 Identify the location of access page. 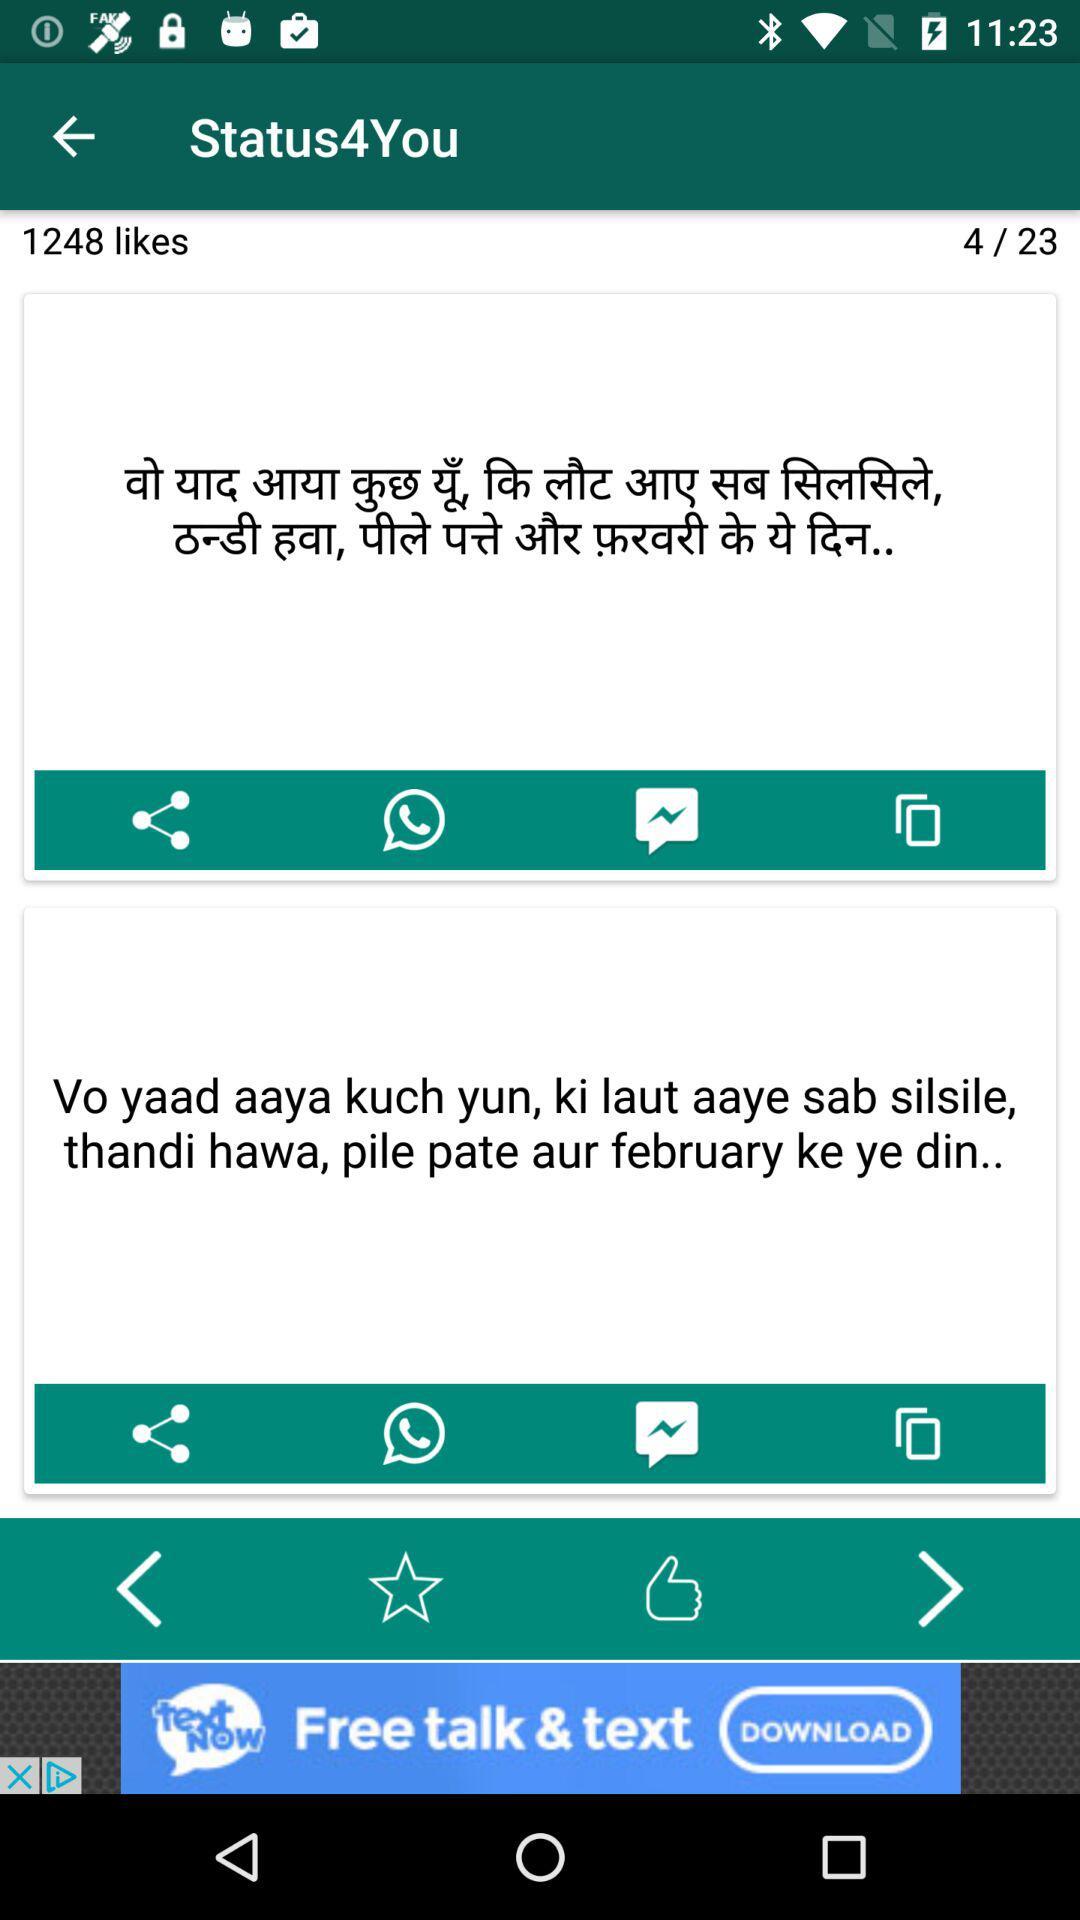
(919, 820).